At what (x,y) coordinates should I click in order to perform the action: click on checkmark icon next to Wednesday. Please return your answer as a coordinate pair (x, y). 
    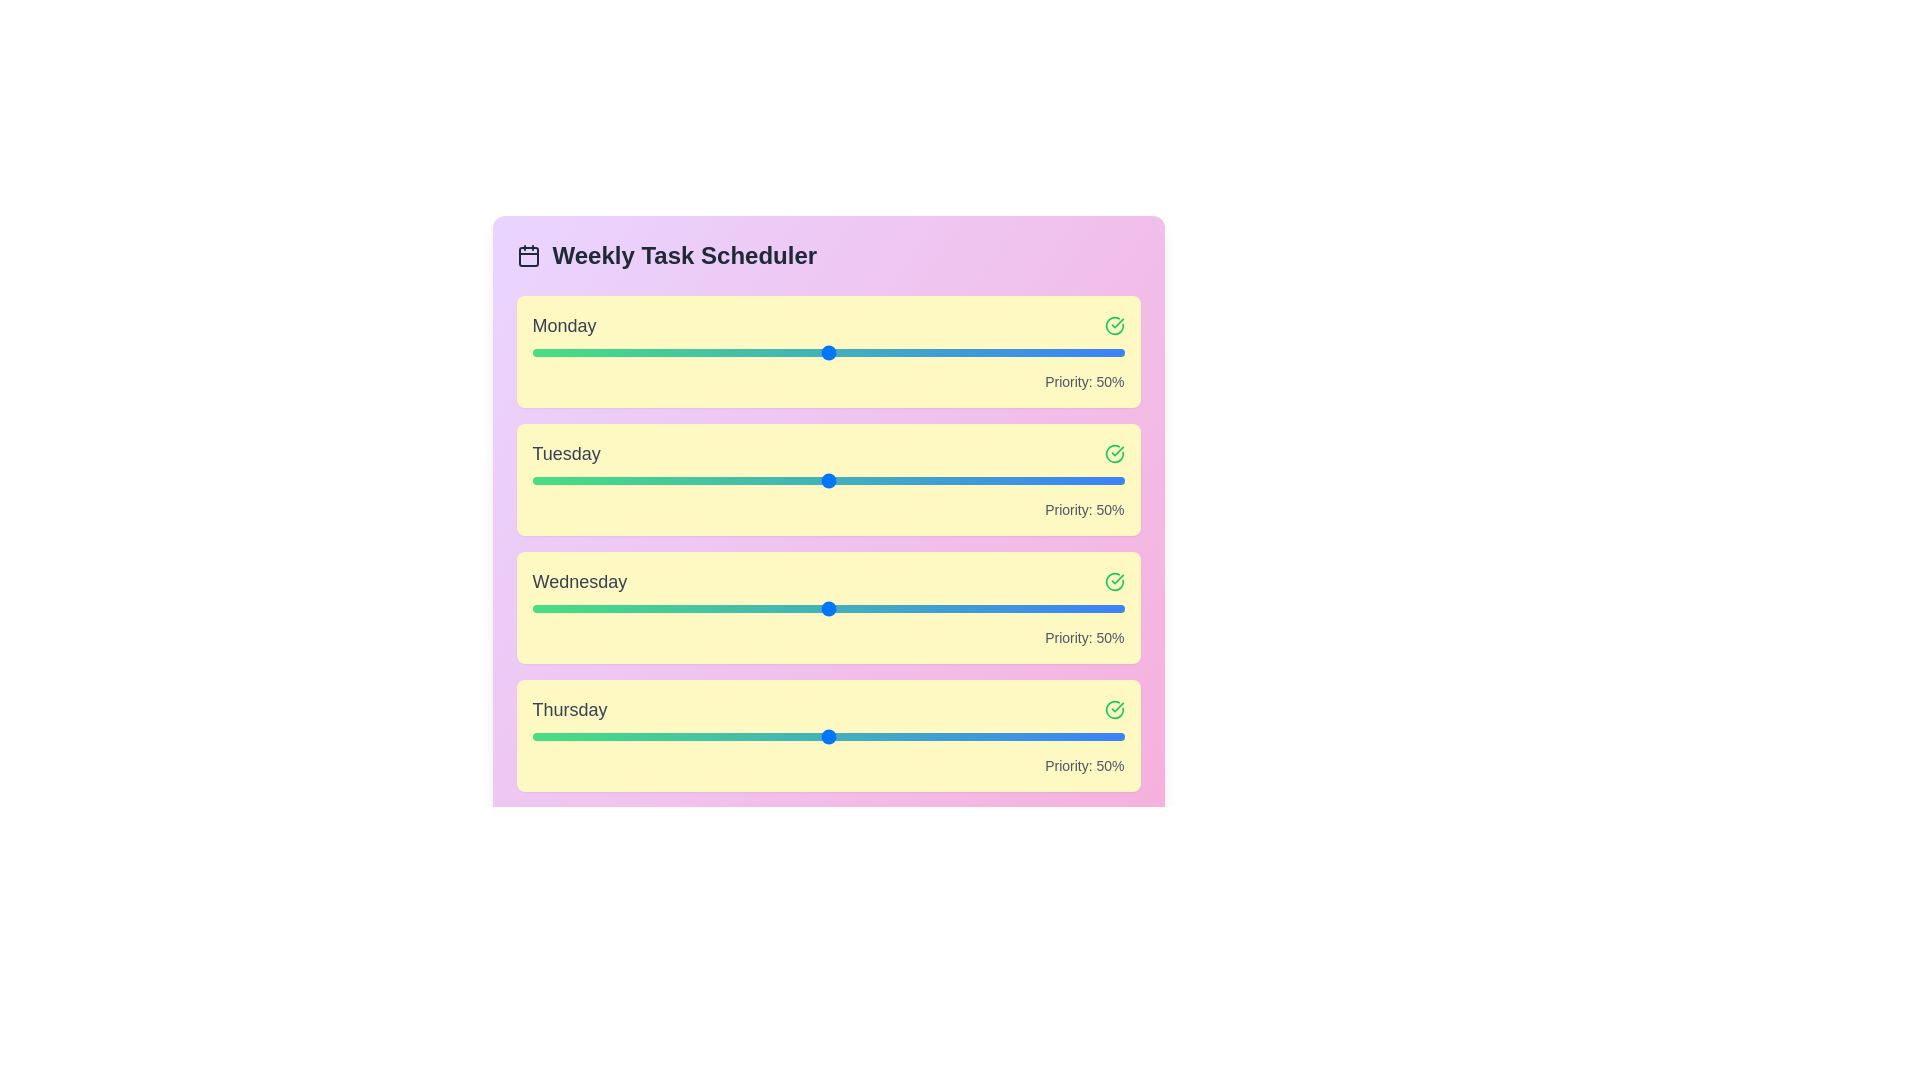
    Looking at the image, I should click on (1113, 582).